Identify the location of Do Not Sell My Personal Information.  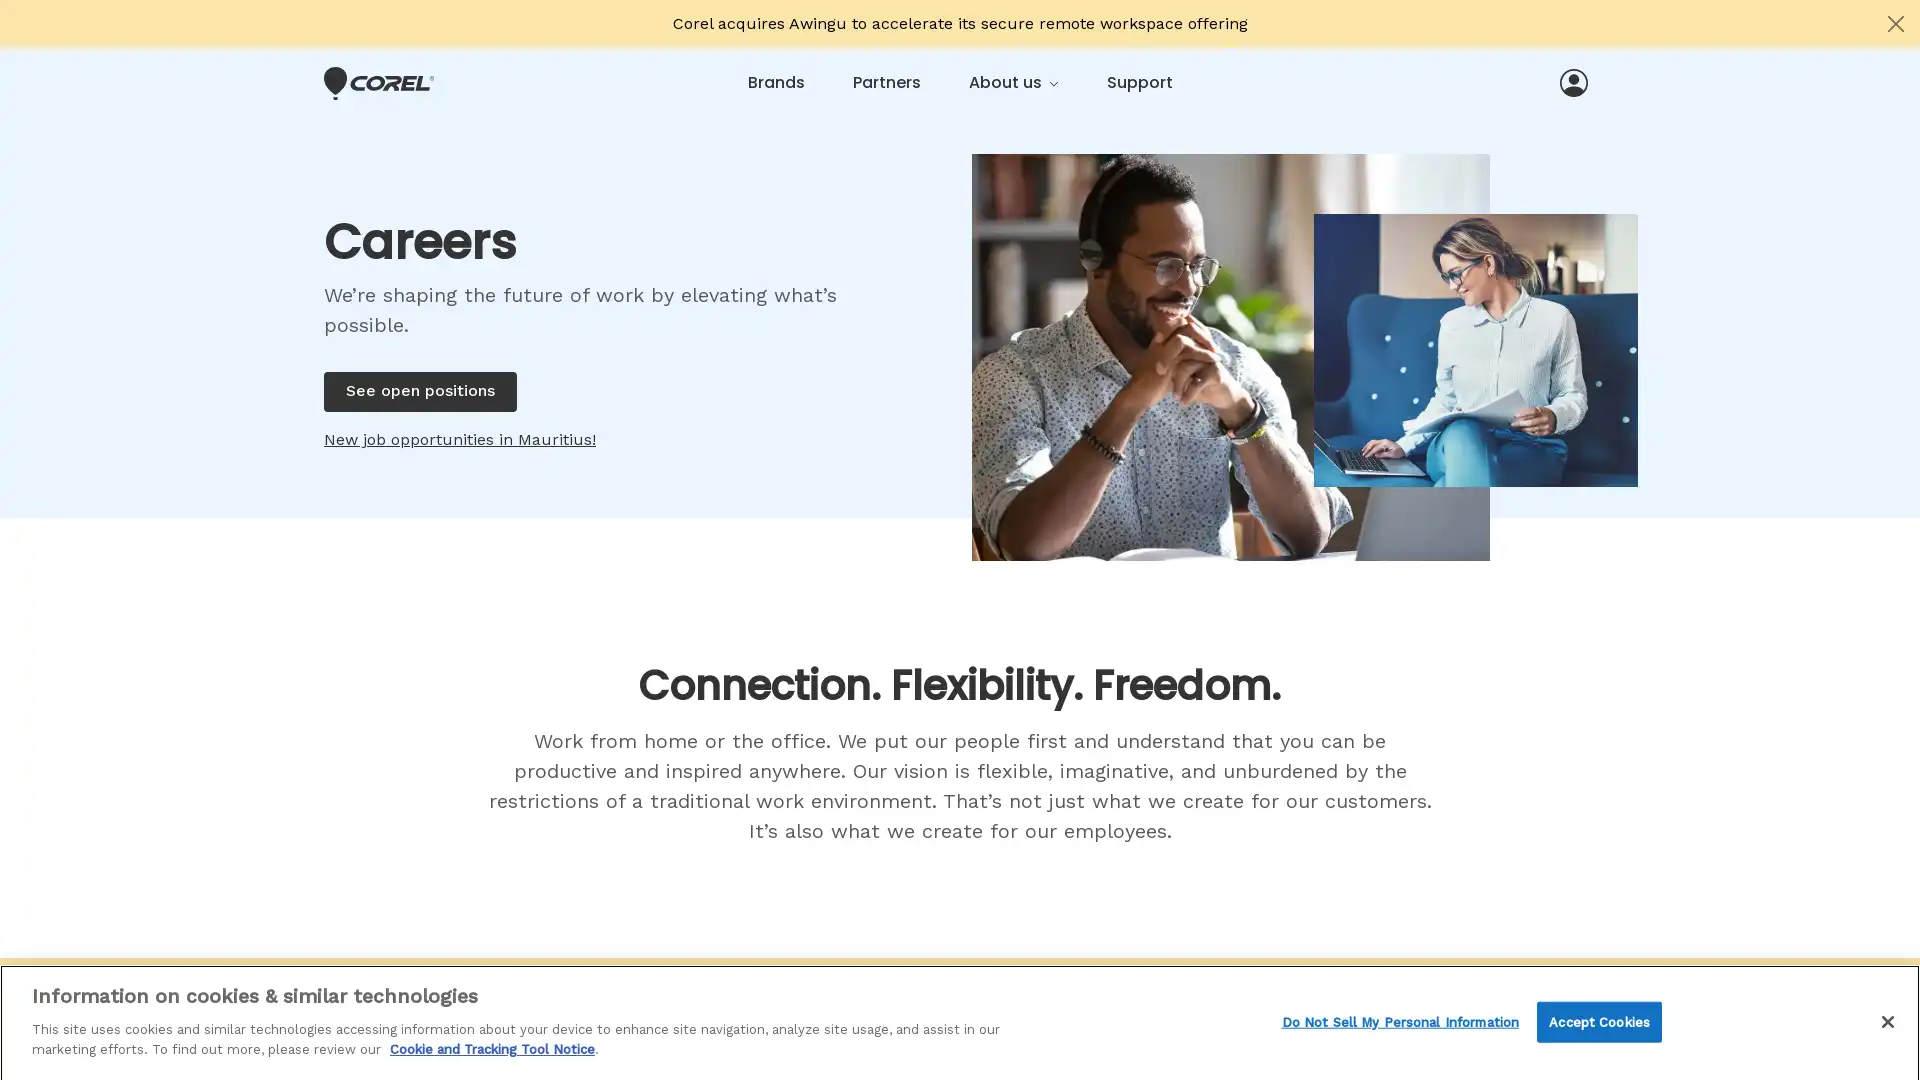
(1399, 1019).